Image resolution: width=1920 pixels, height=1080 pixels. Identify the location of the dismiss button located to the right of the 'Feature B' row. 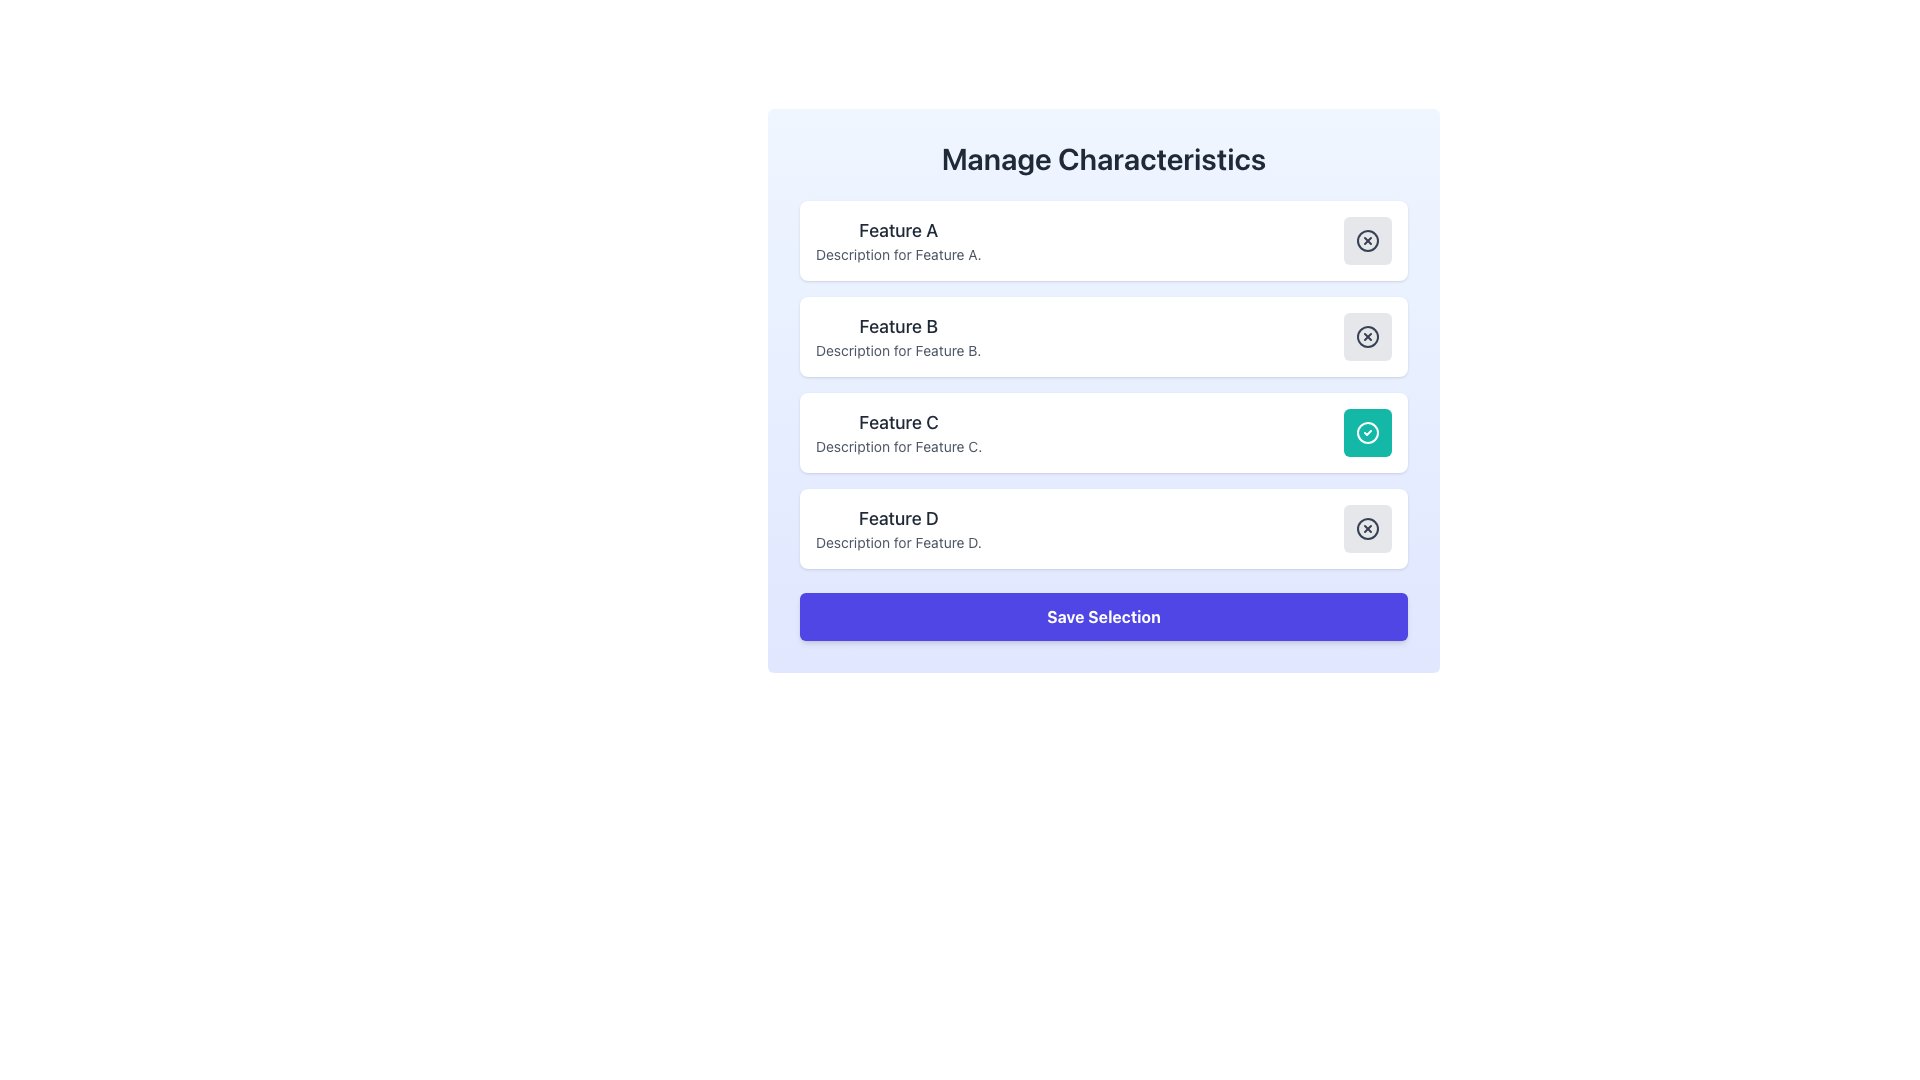
(1367, 335).